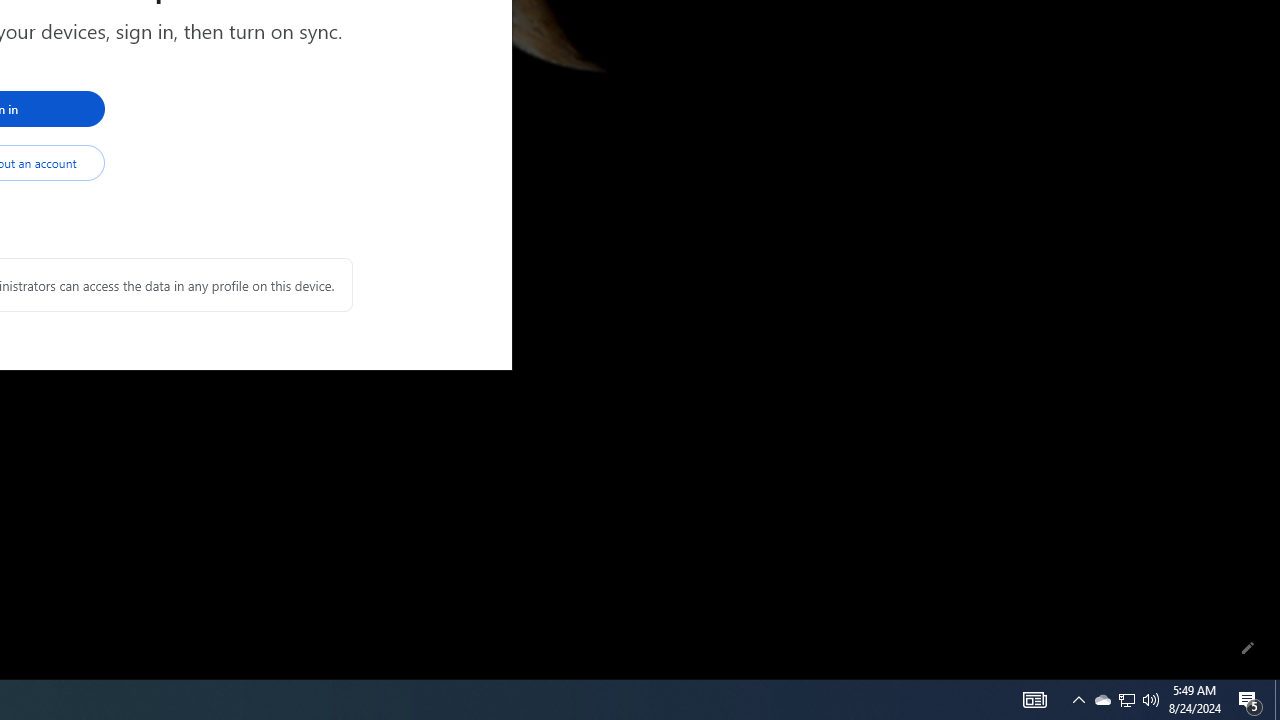  What do you see at coordinates (1078, 698) in the screenshot?
I see `'Notification Chevron'` at bounding box center [1078, 698].